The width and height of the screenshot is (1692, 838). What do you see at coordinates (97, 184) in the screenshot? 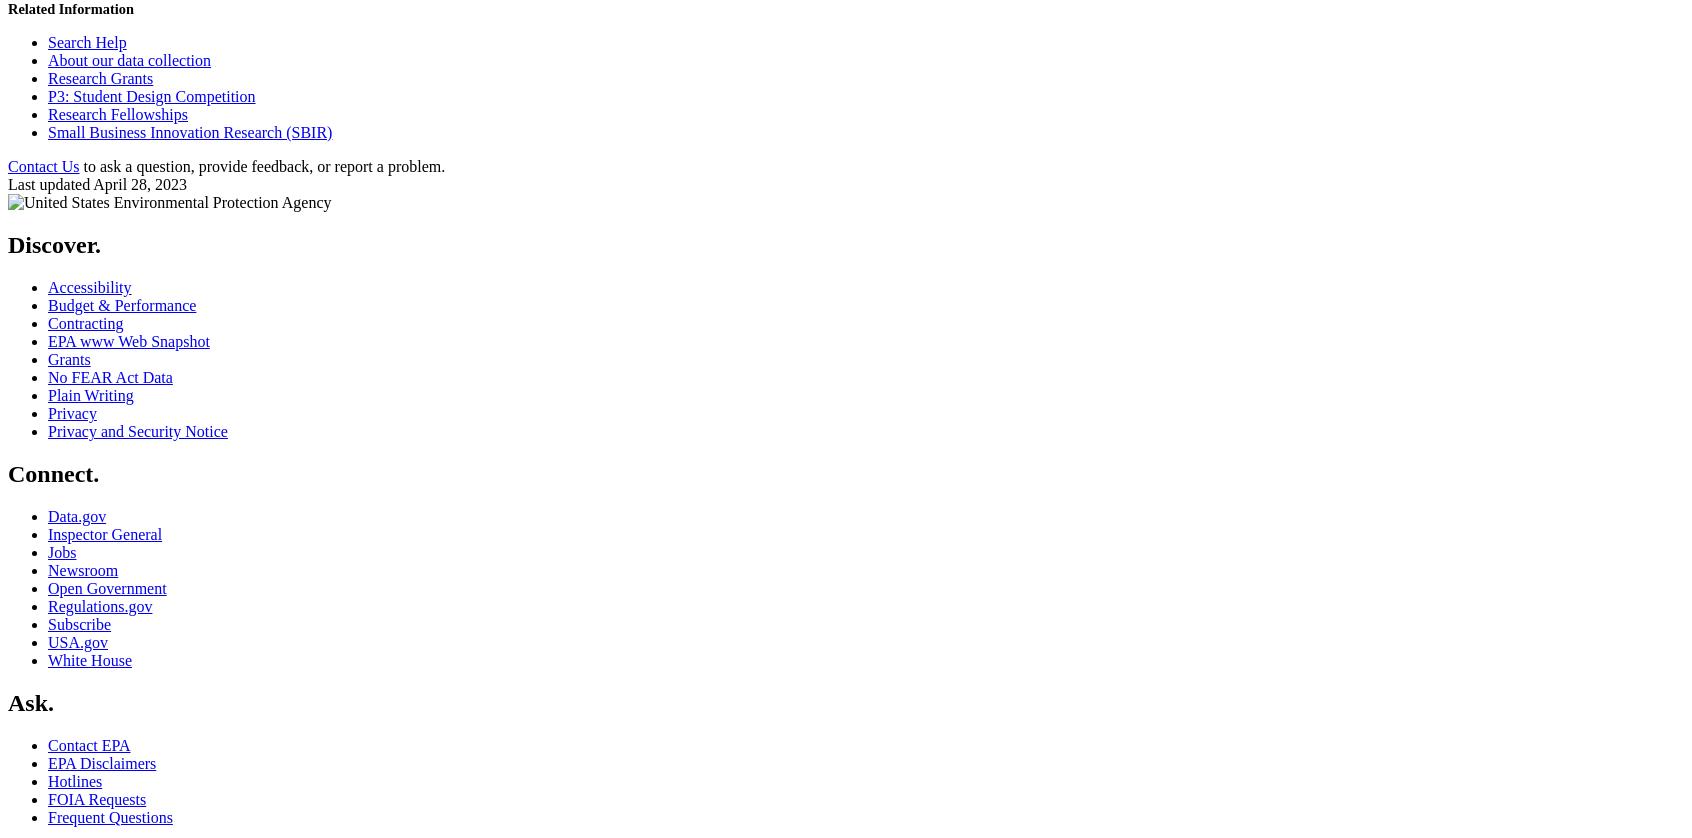
I see `'Last updated April 28, 2023'` at bounding box center [97, 184].